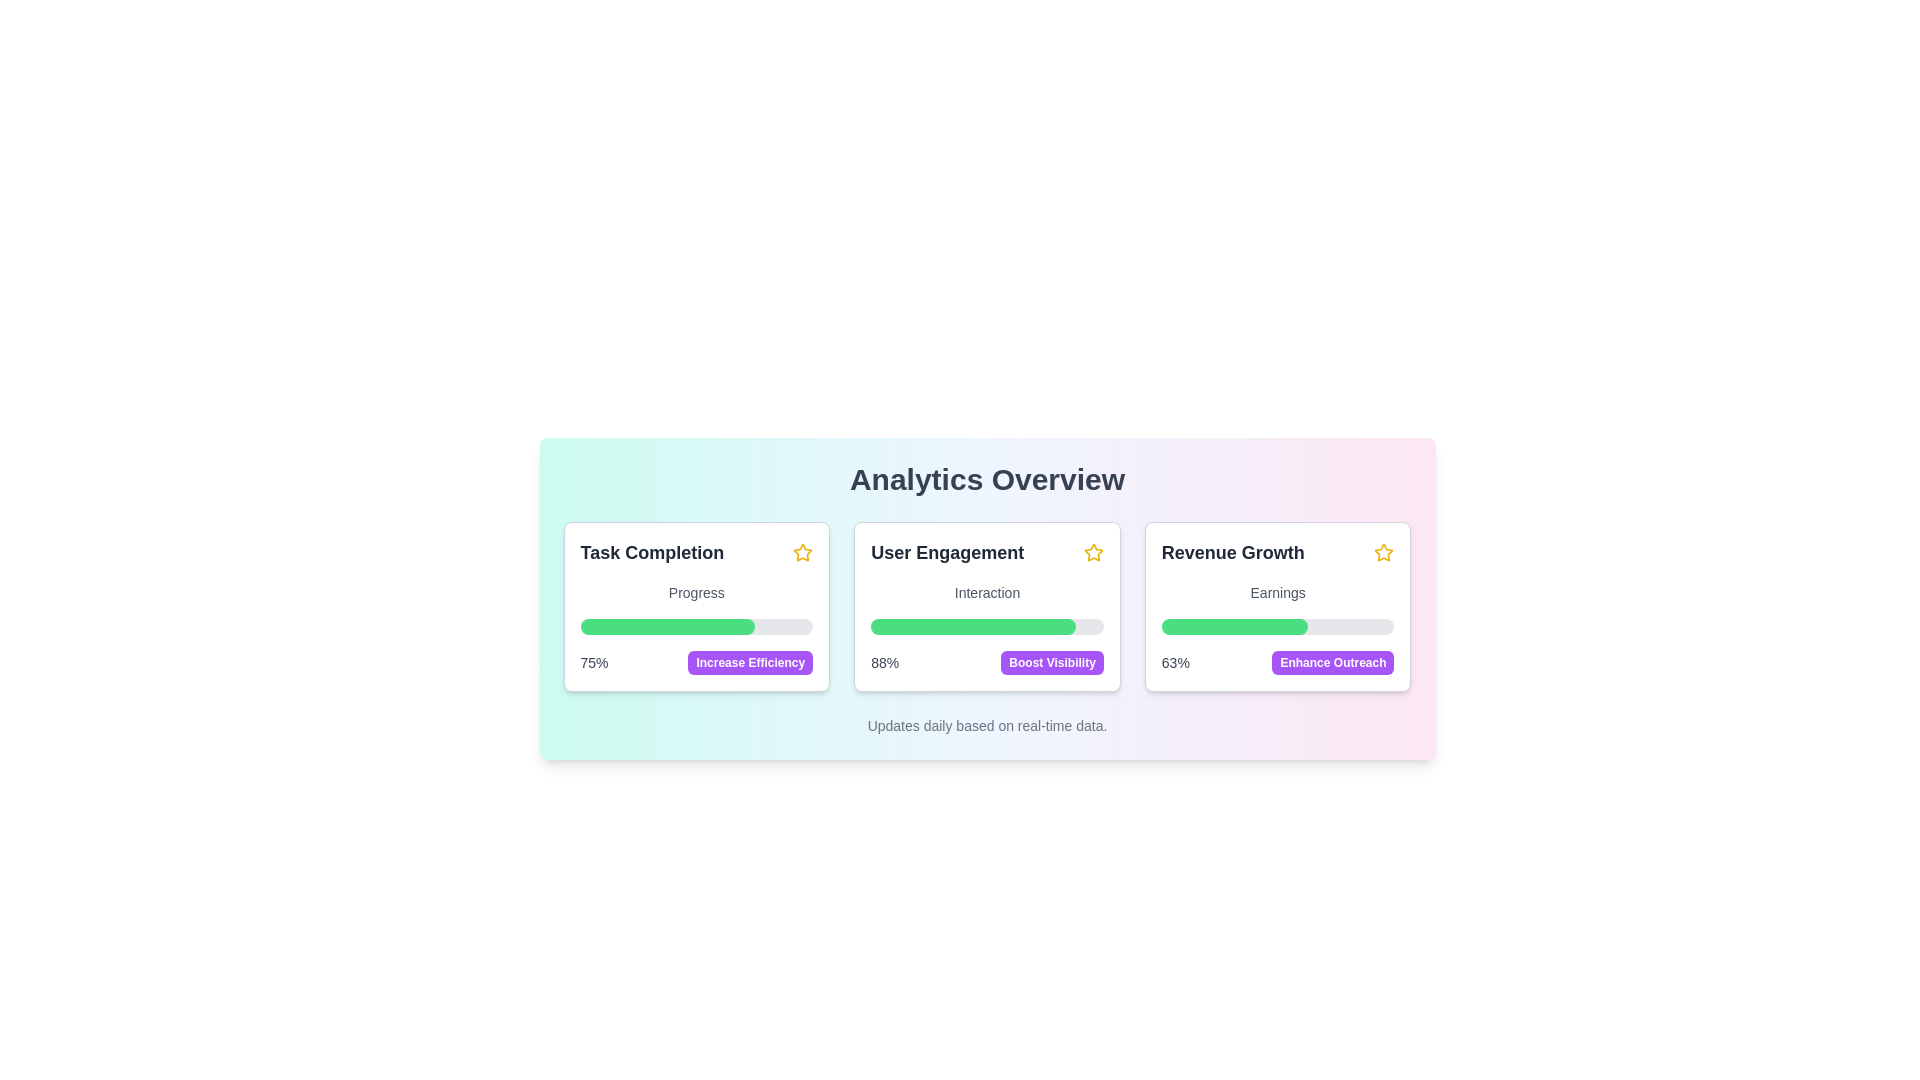  What do you see at coordinates (696, 592) in the screenshot?
I see `the 'Progress' text label displayed in light gray color and small font size, located within the 'Task Completion' card, positioned below the main title and above a progress bar` at bounding box center [696, 592].